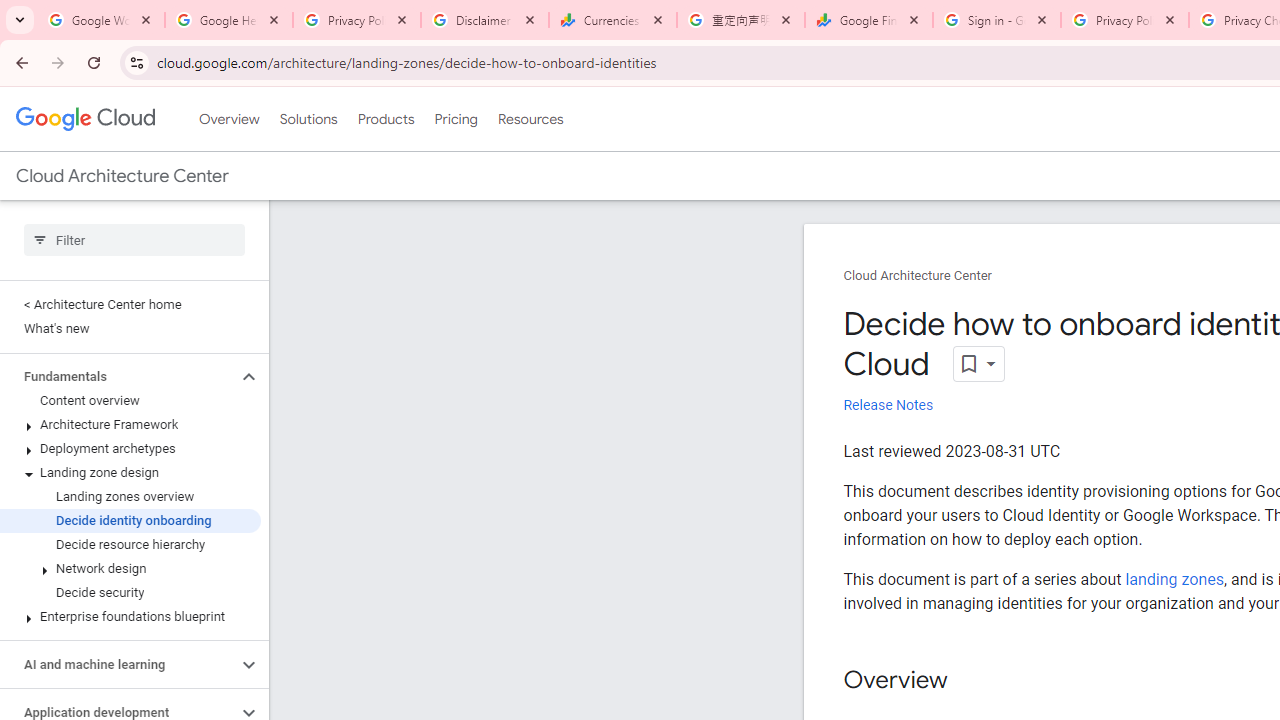 The height and width of the screenshot is (720, 1280). What do you see at coordinates (129, 569) in the screenshot?
I see `'Network design'` at bounding box center [129, 569].